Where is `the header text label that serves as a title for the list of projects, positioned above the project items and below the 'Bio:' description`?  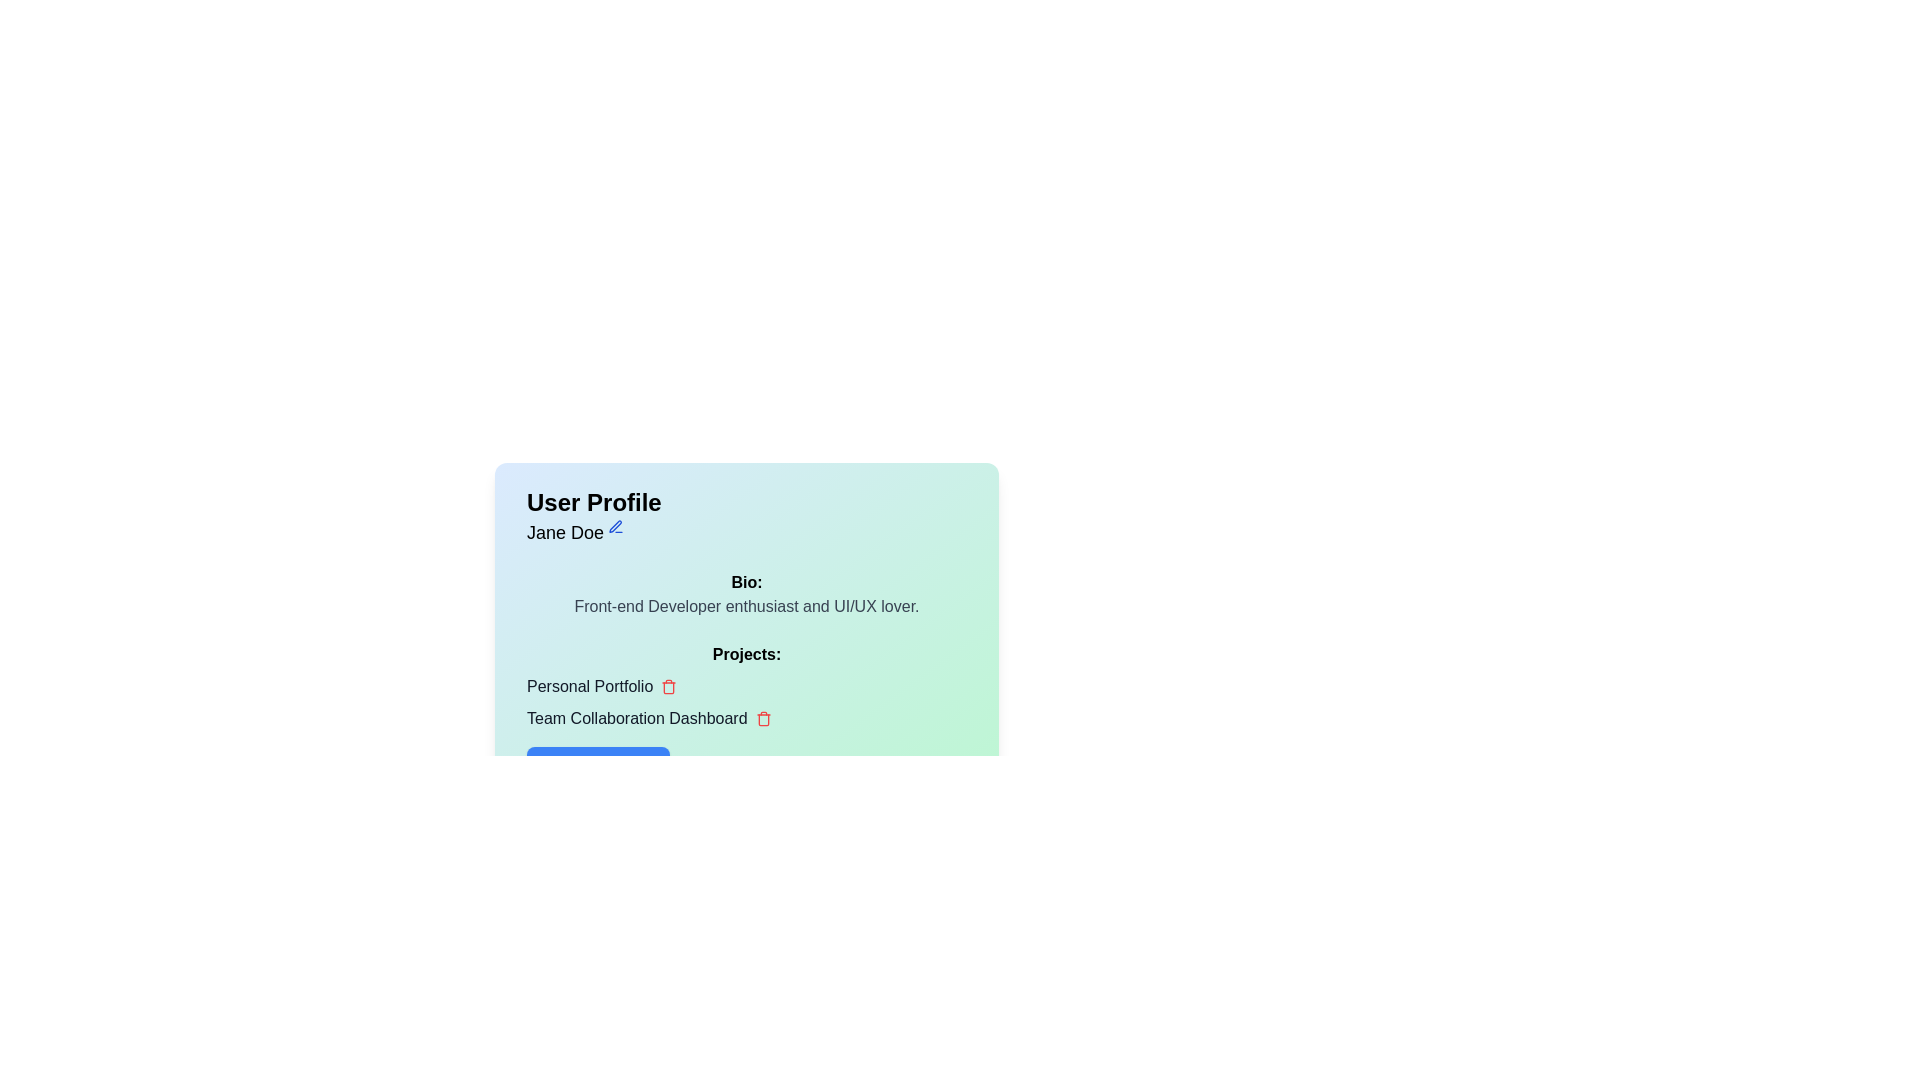 the header text label that serves as a title for the list of projects, positioned above the project items and below the 'Bio:' description is located at coordinates (746, 655).